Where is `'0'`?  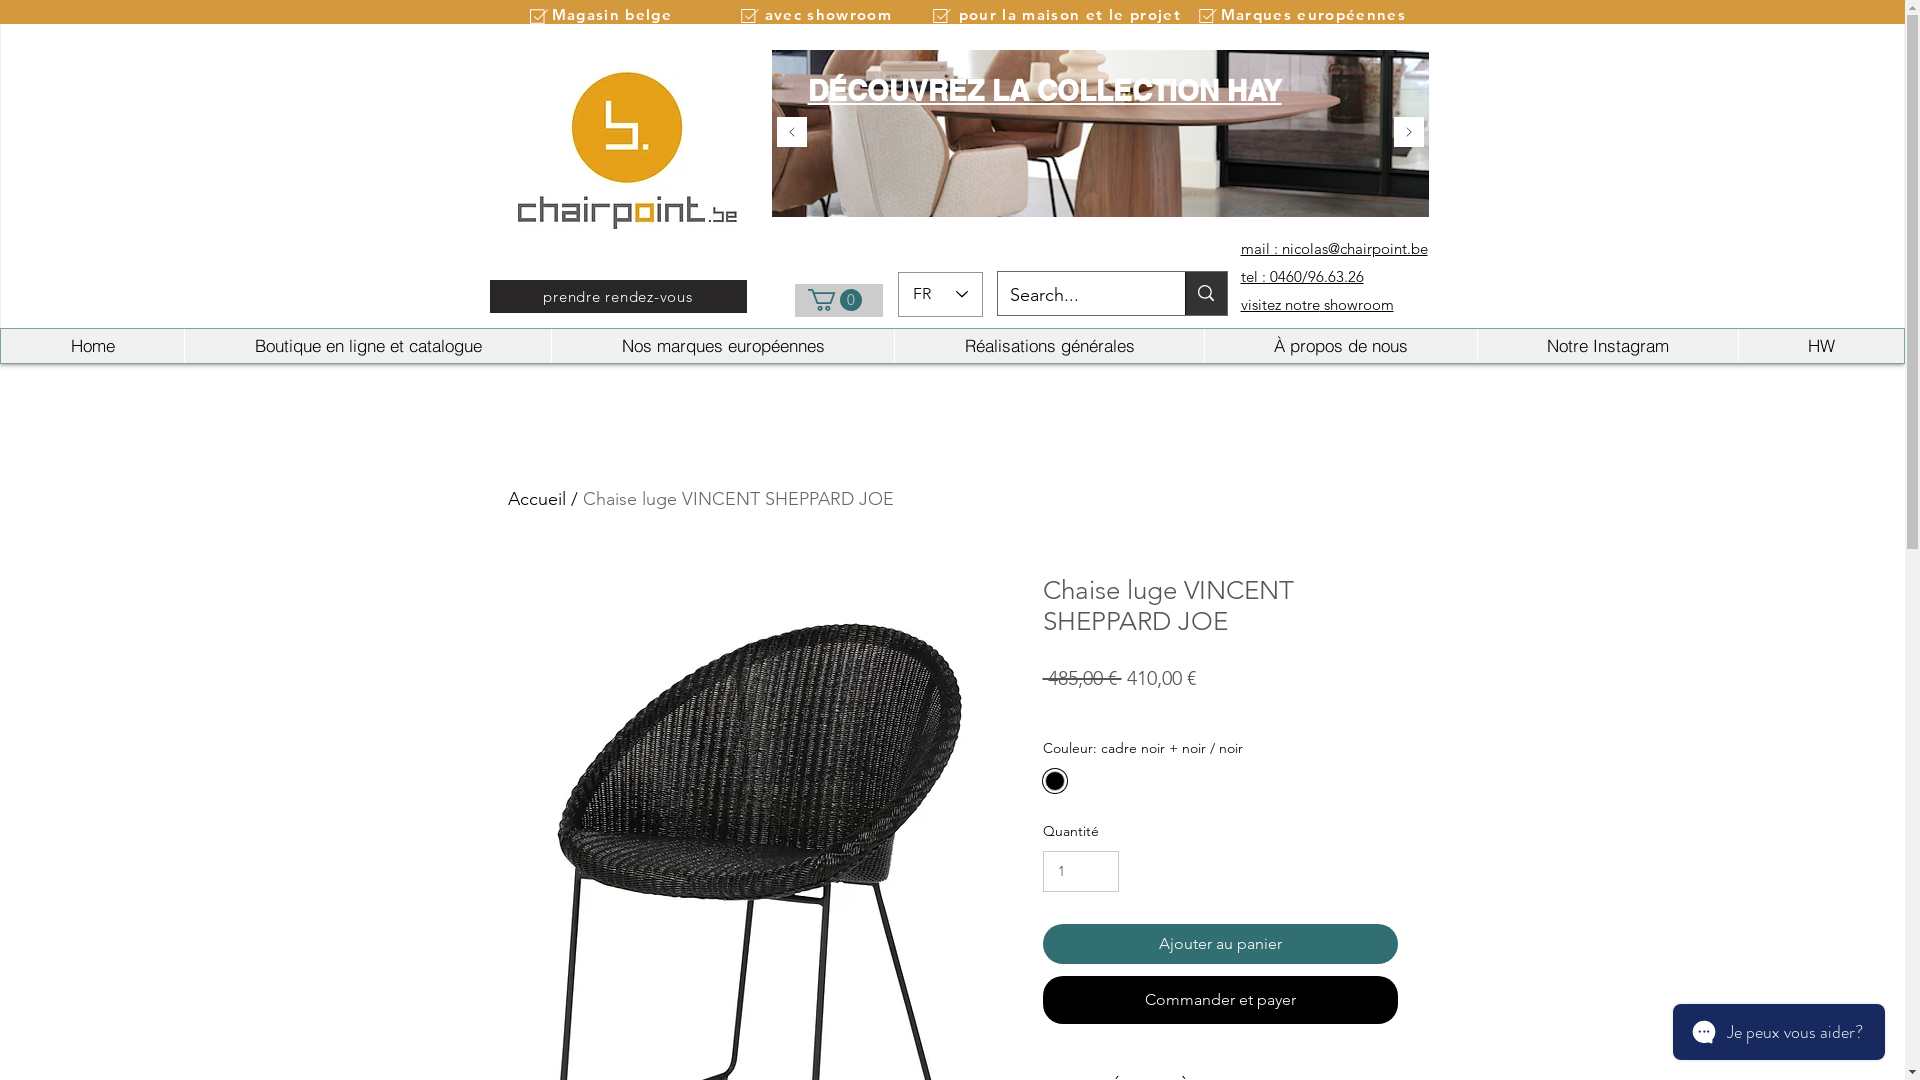 '0' is located at coordinates (835, 300).